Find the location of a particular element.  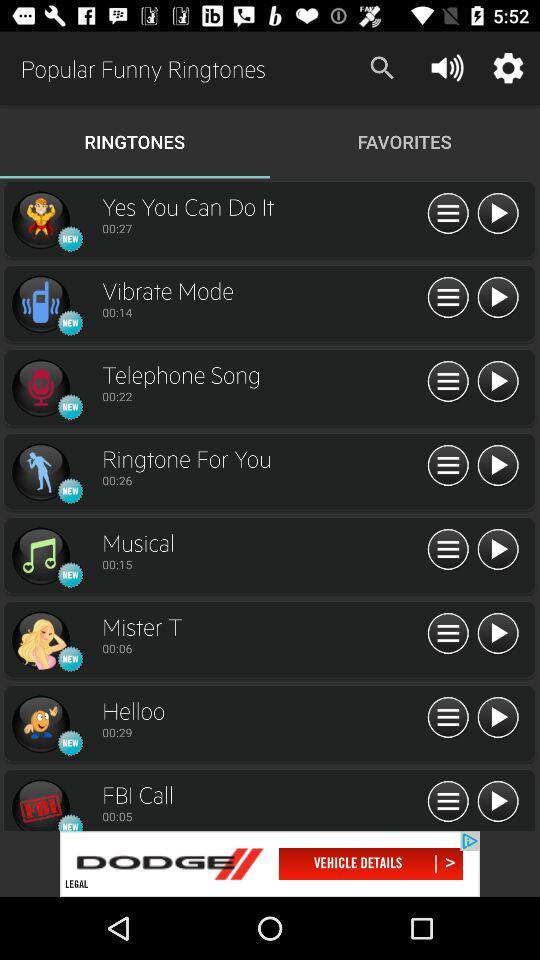

music serce is located at coordinates (40, 804).